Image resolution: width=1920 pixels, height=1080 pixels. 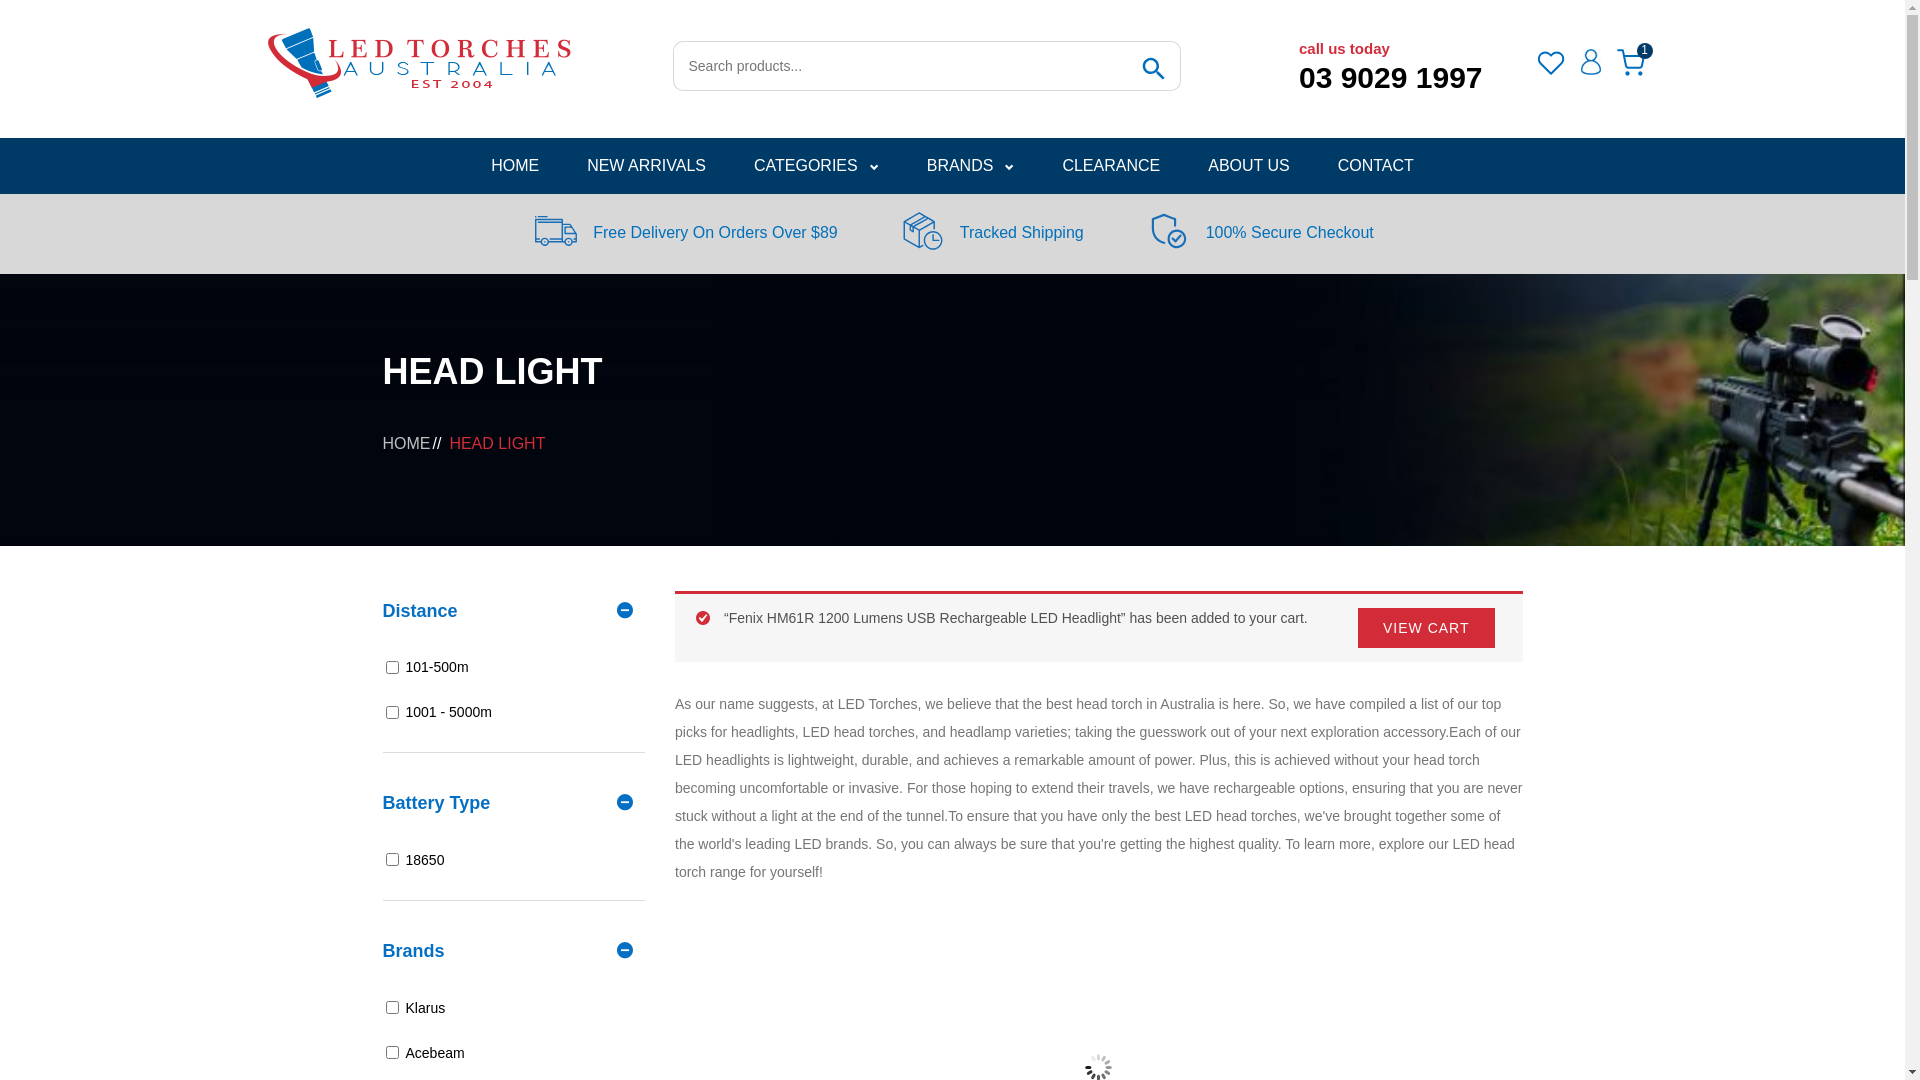 What do you see at coordinates (405, 441) in the screenshot?
I see `'HOME'` at bounding box center [405, 441].